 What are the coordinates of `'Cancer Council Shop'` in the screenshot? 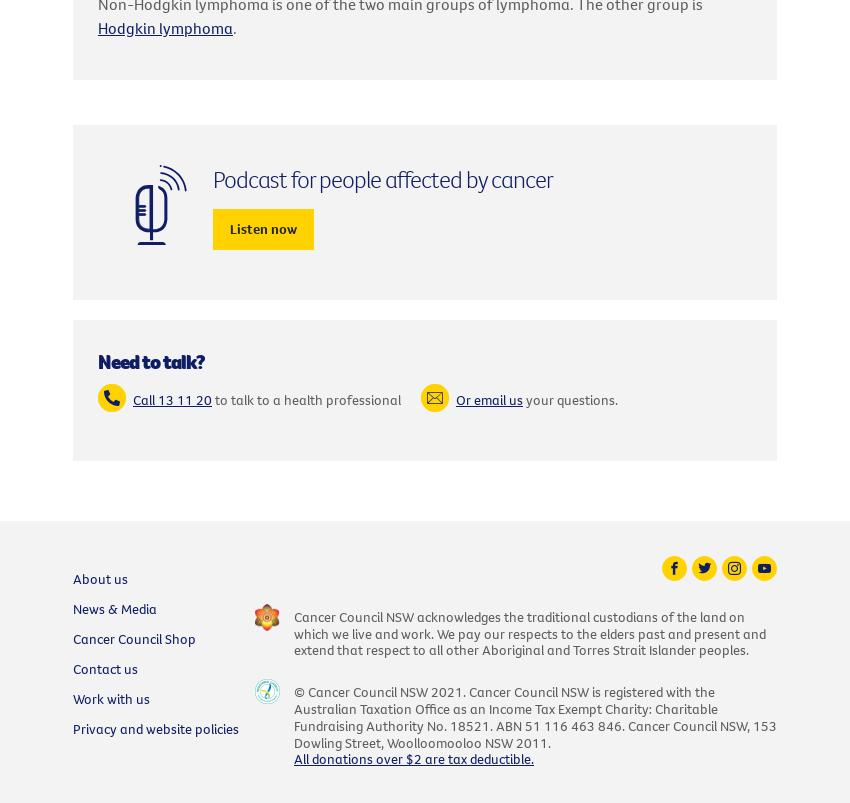 It's located at (73, 637).